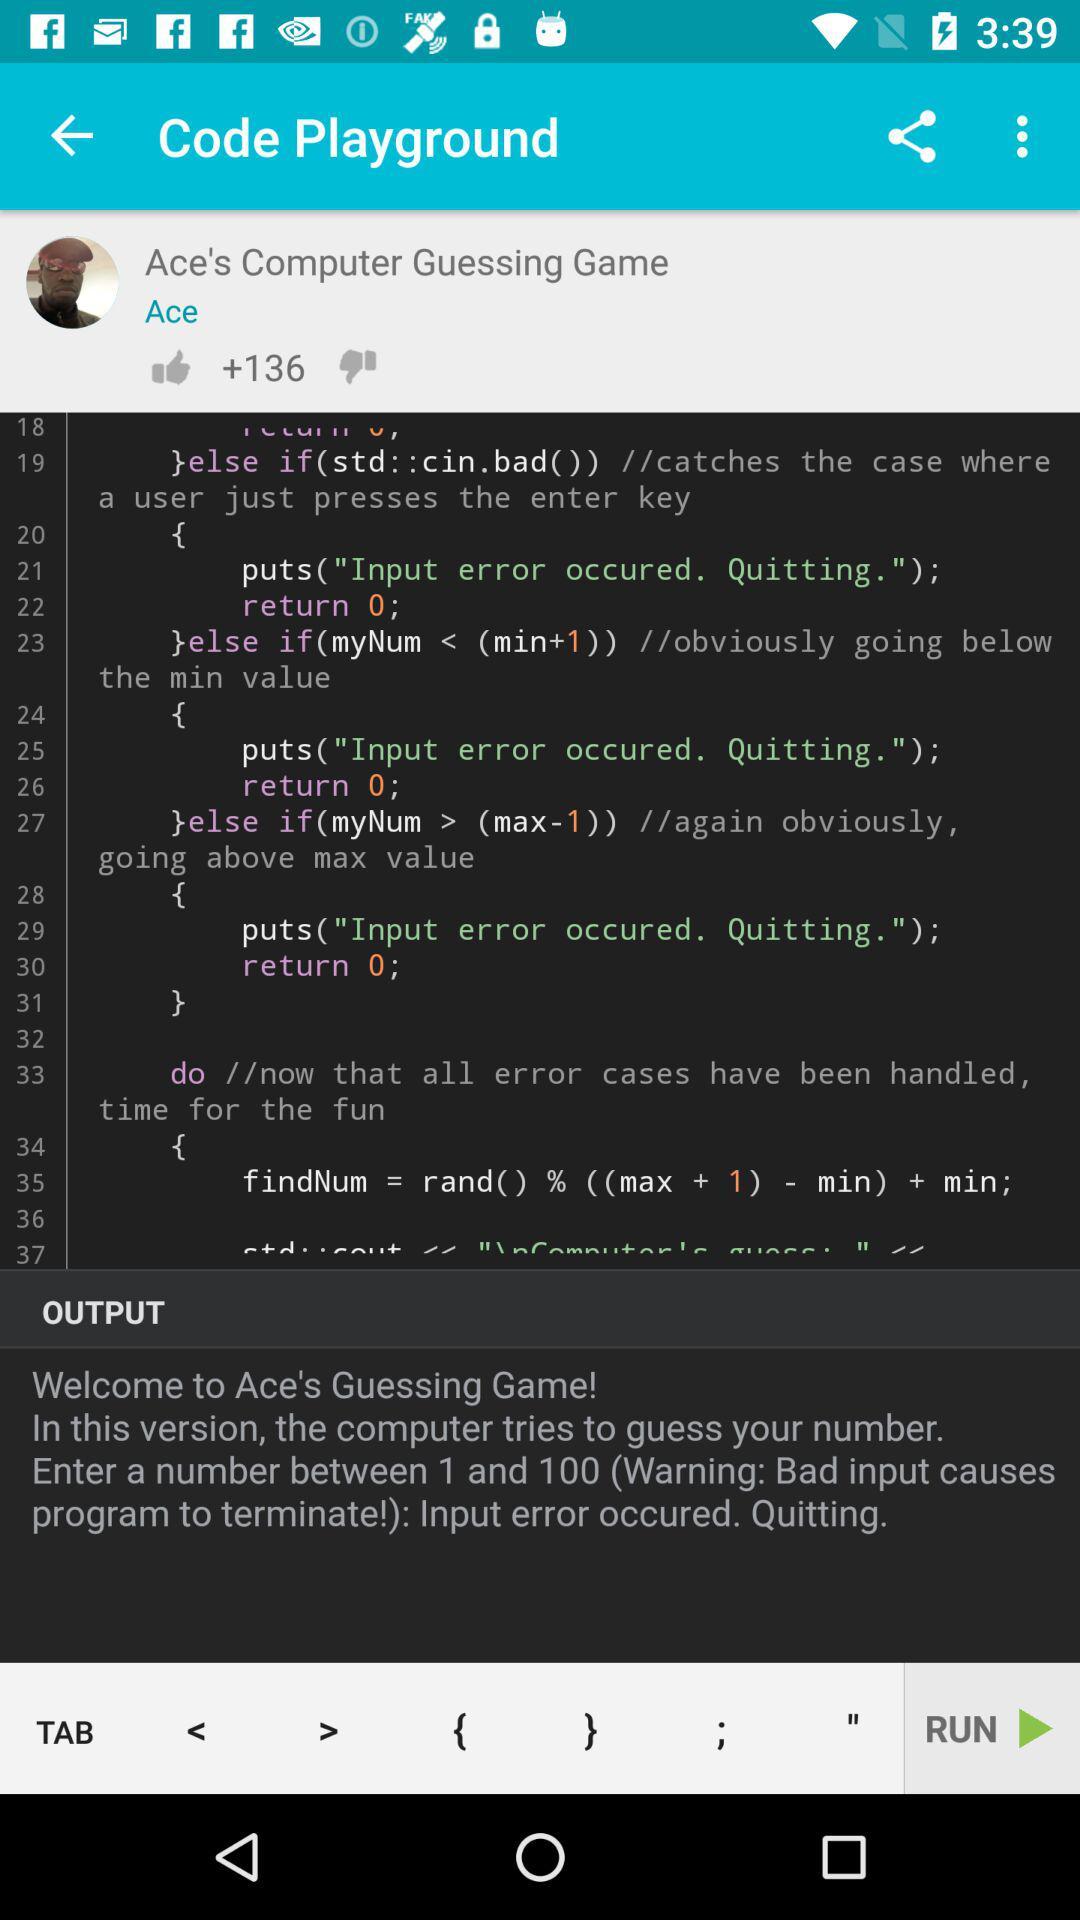 Image resolution: width=1080 pixels, height=1920 pixels. Describe the element at coordinates (589, 1727) in the screenshot. I see `the icon next to {` at that location.